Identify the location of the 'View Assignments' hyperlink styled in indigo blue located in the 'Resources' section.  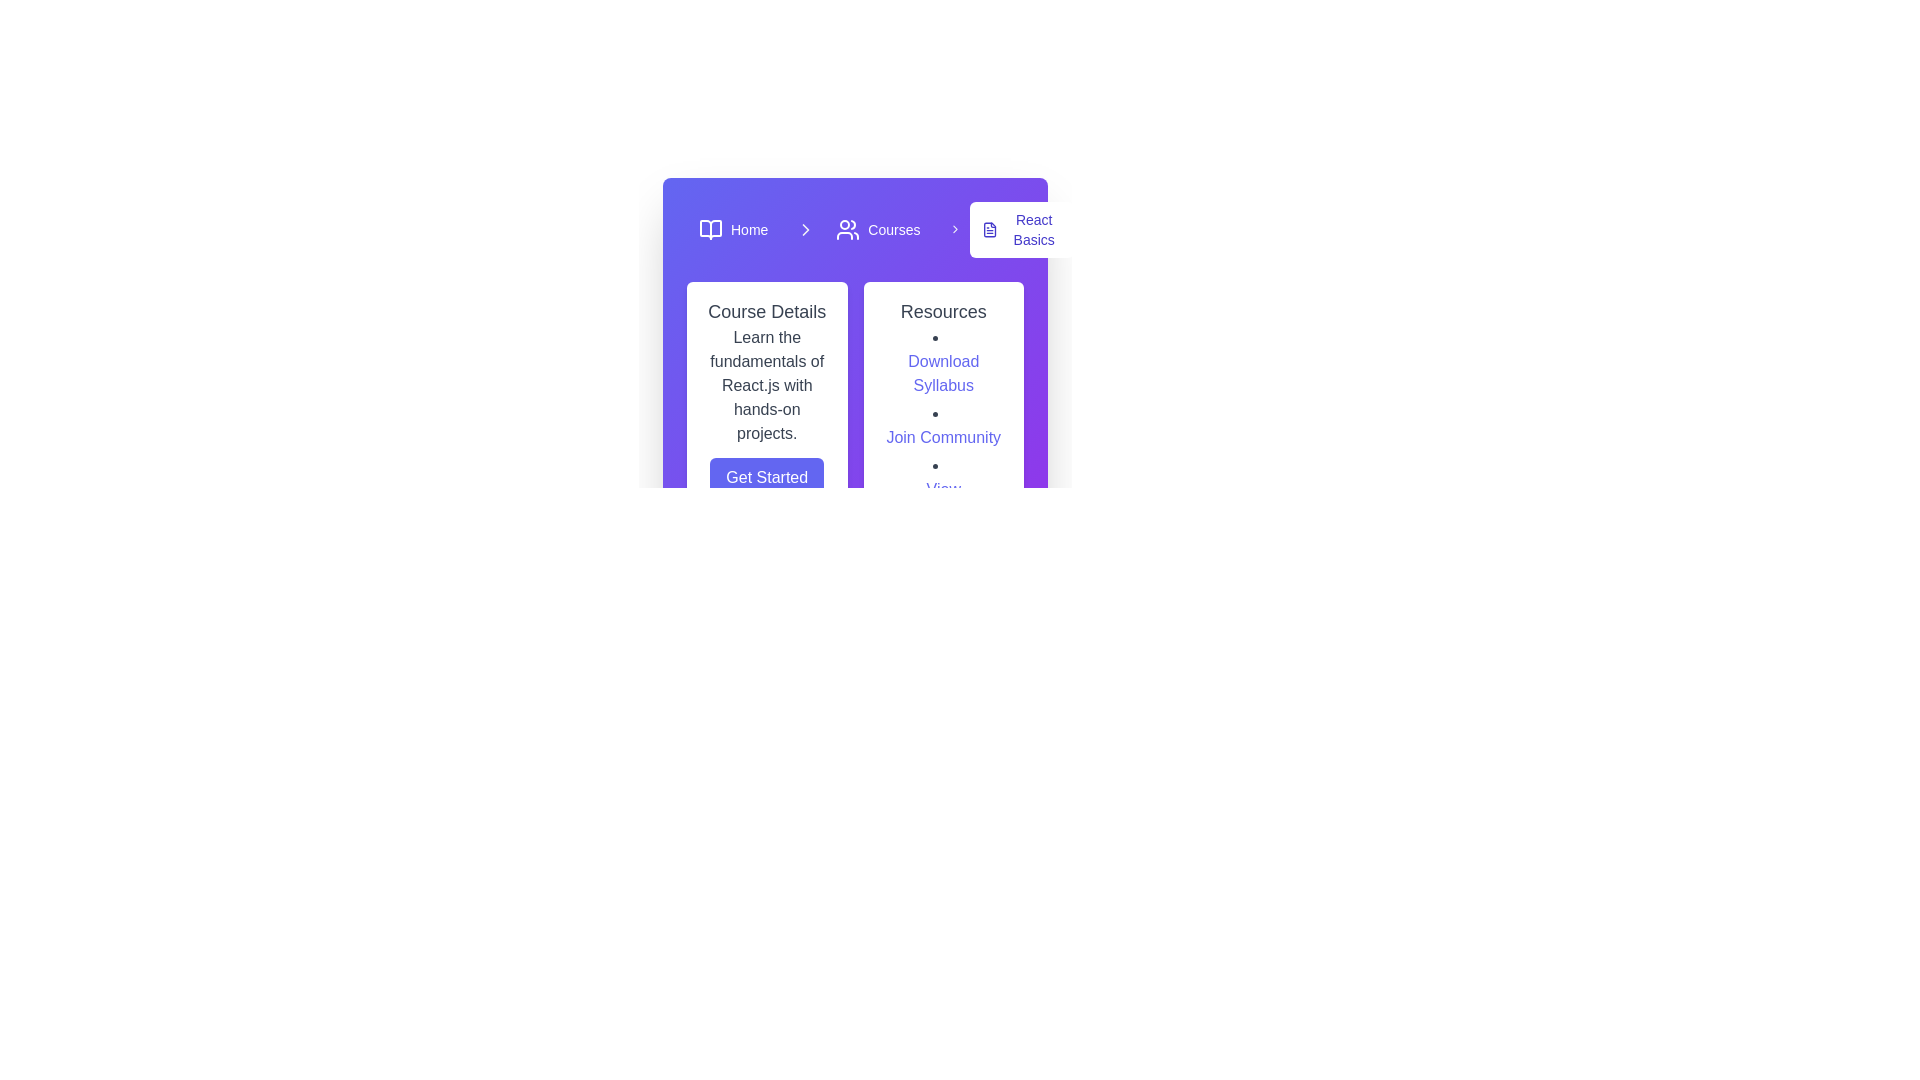
(942, 500).